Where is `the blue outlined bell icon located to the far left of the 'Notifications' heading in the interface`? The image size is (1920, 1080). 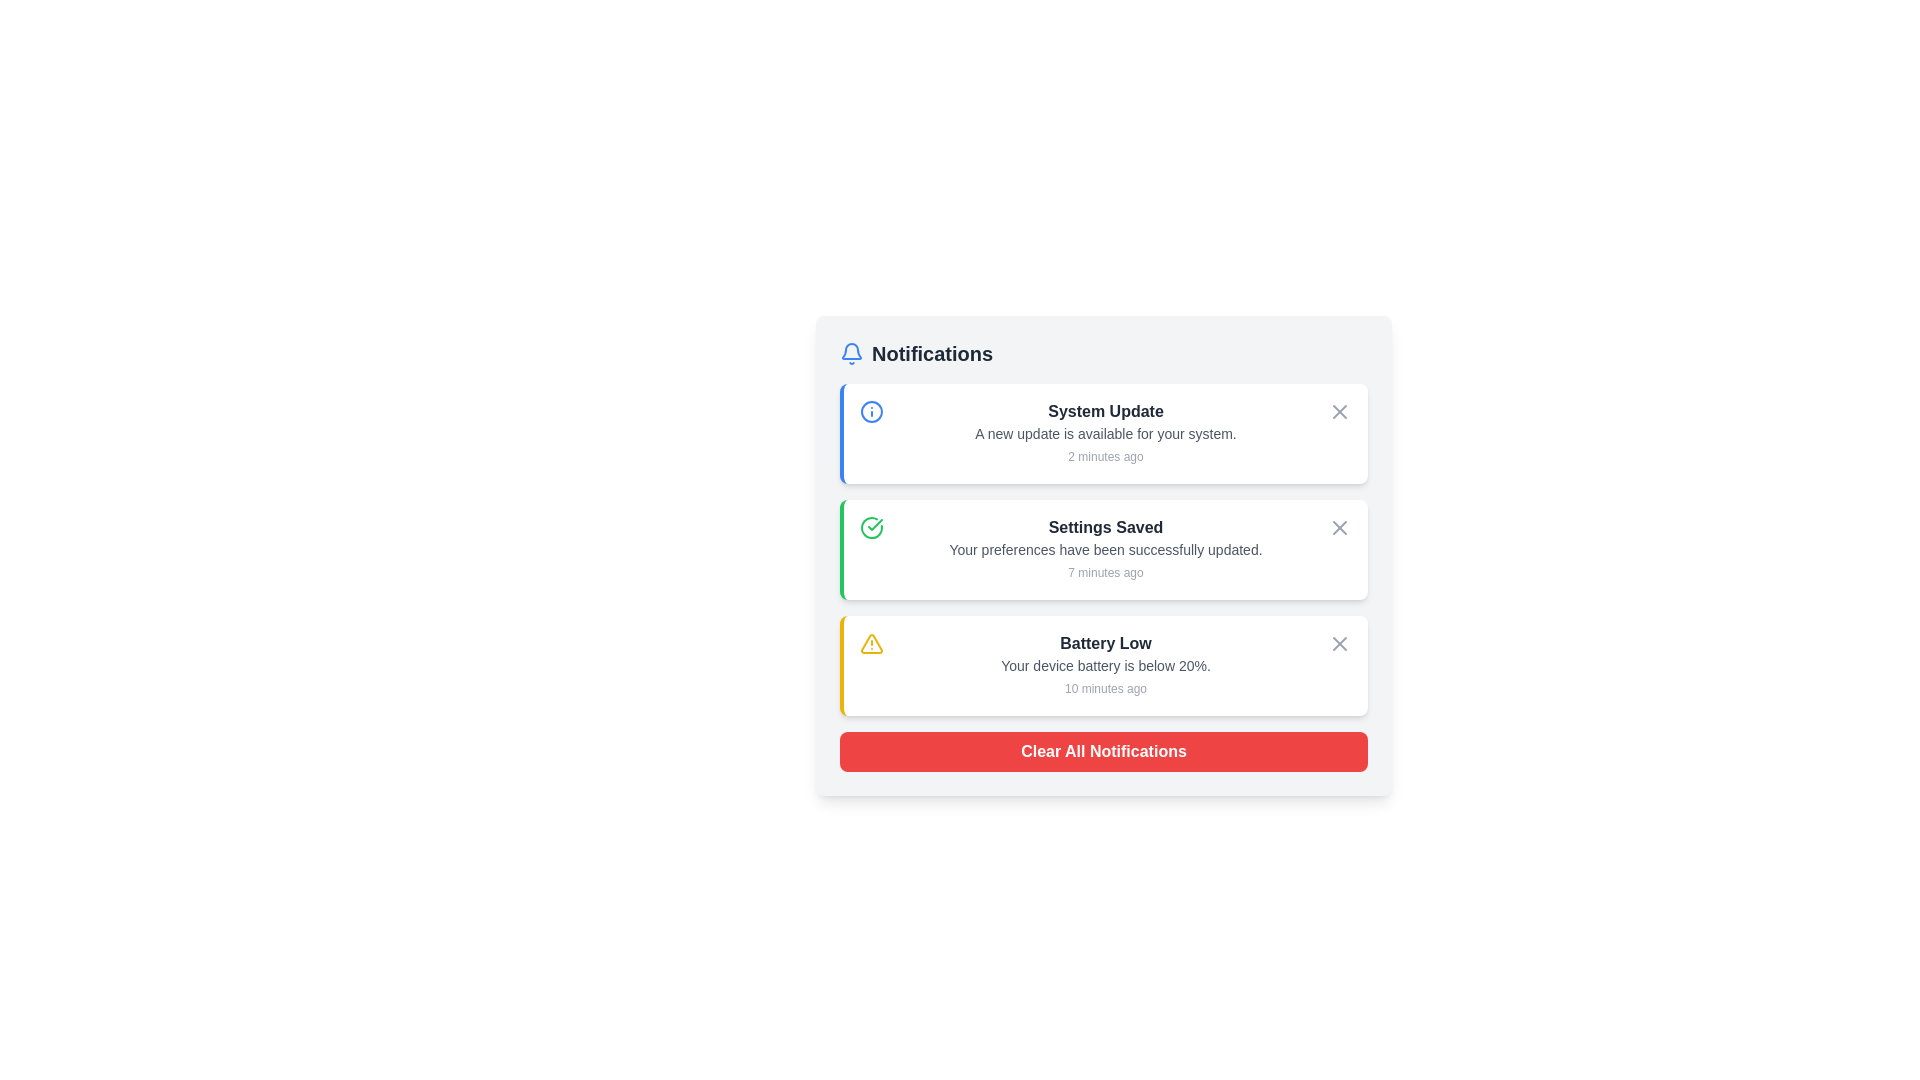 the blue outlined bell icon located to the far left of the 'Notifications' heading in the interface is located at coordinates (851, 353).